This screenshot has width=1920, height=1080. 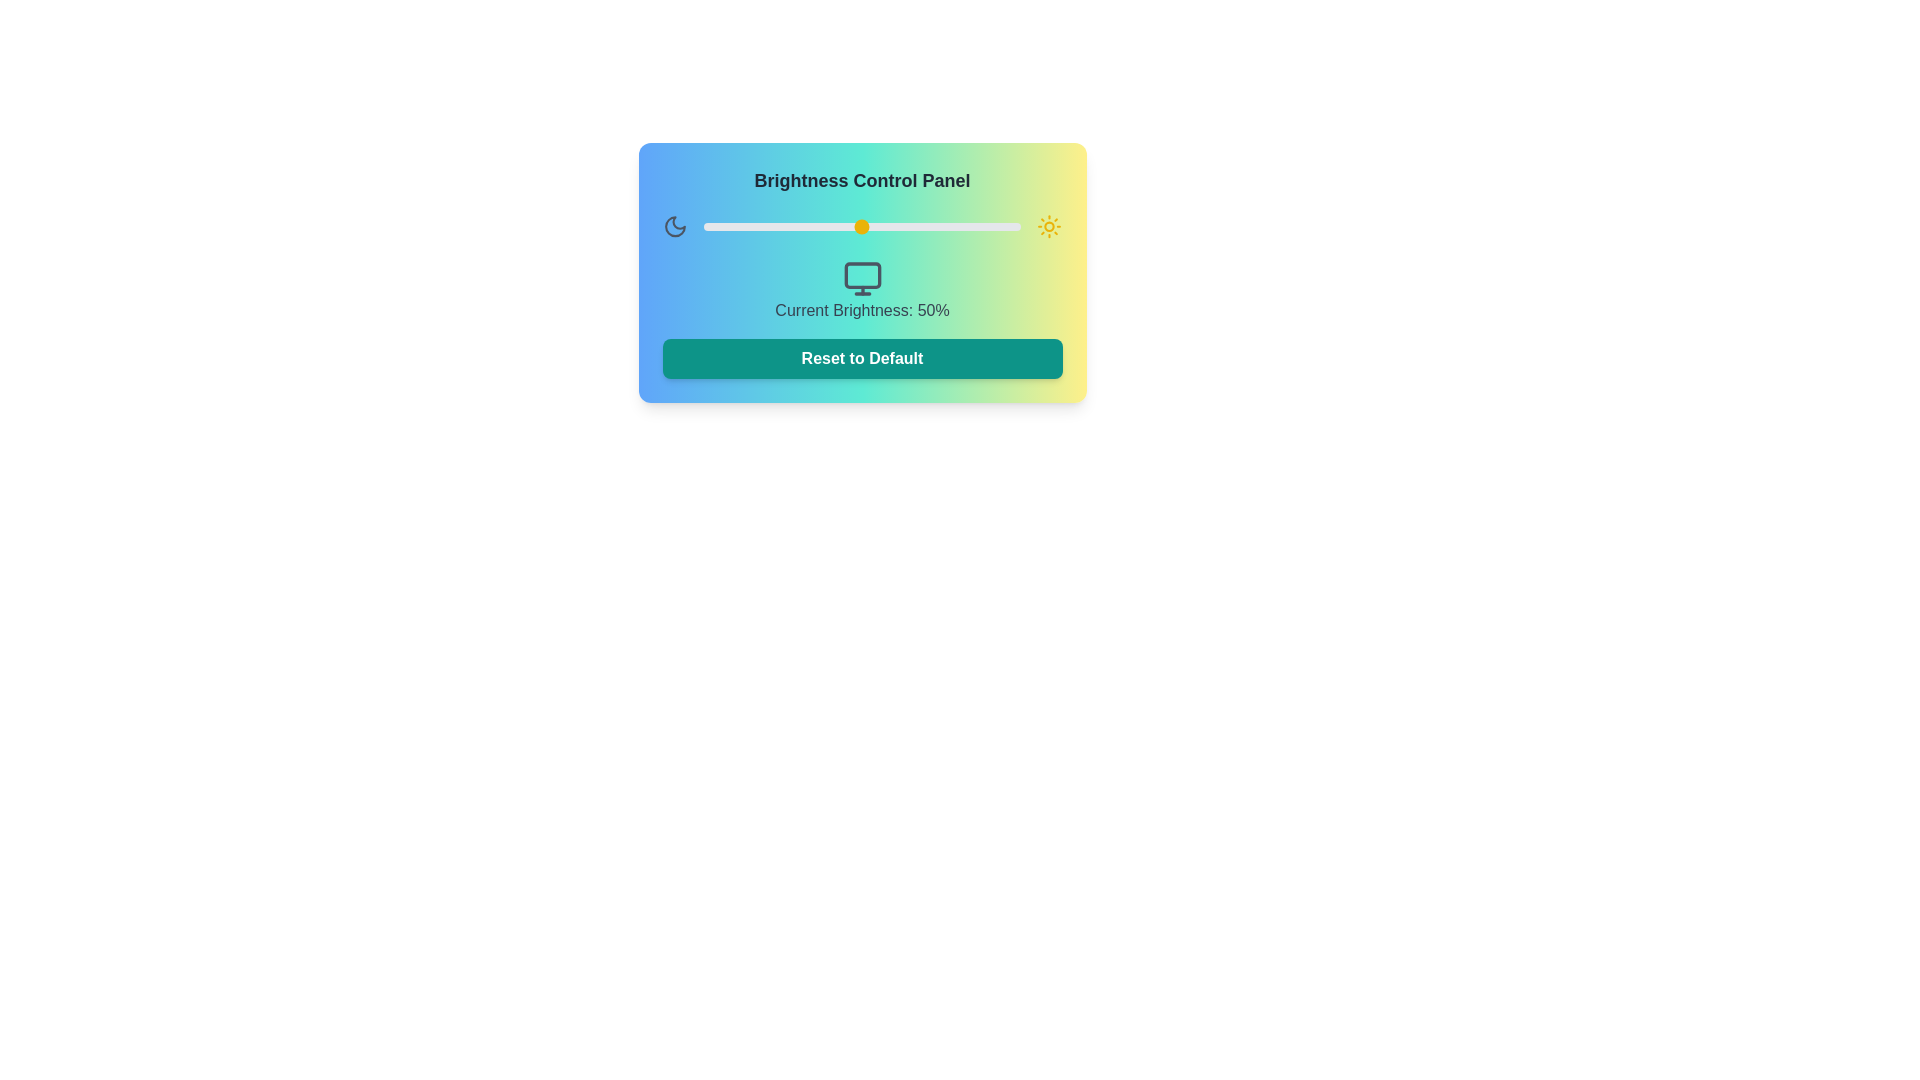 What do you see at coordinates (675, 226) in the screenshot?
I see `the crescent moon icon located in the upper-left region of the Brightness Control Panel interface` at bounding box center [675, 226].